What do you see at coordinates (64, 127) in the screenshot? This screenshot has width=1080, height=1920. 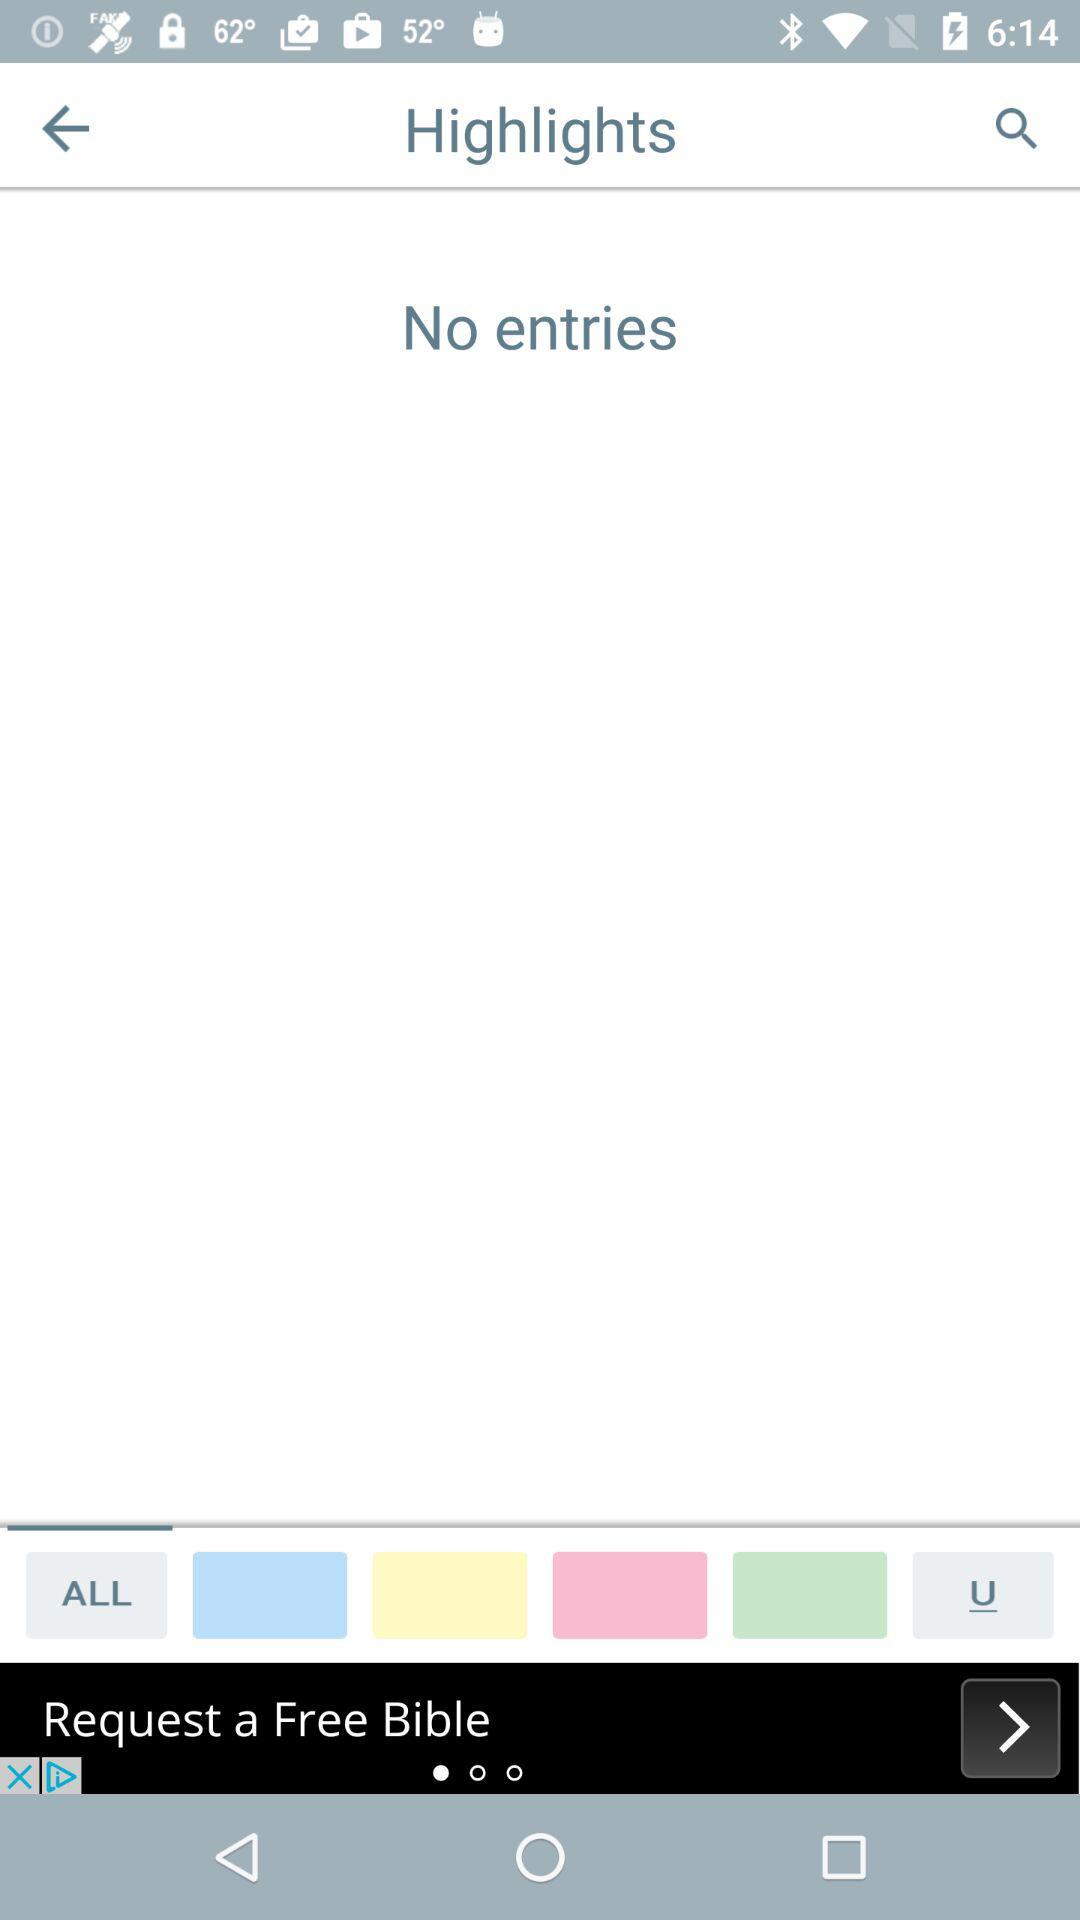 I see `previous` at bounding box center [64, 127].